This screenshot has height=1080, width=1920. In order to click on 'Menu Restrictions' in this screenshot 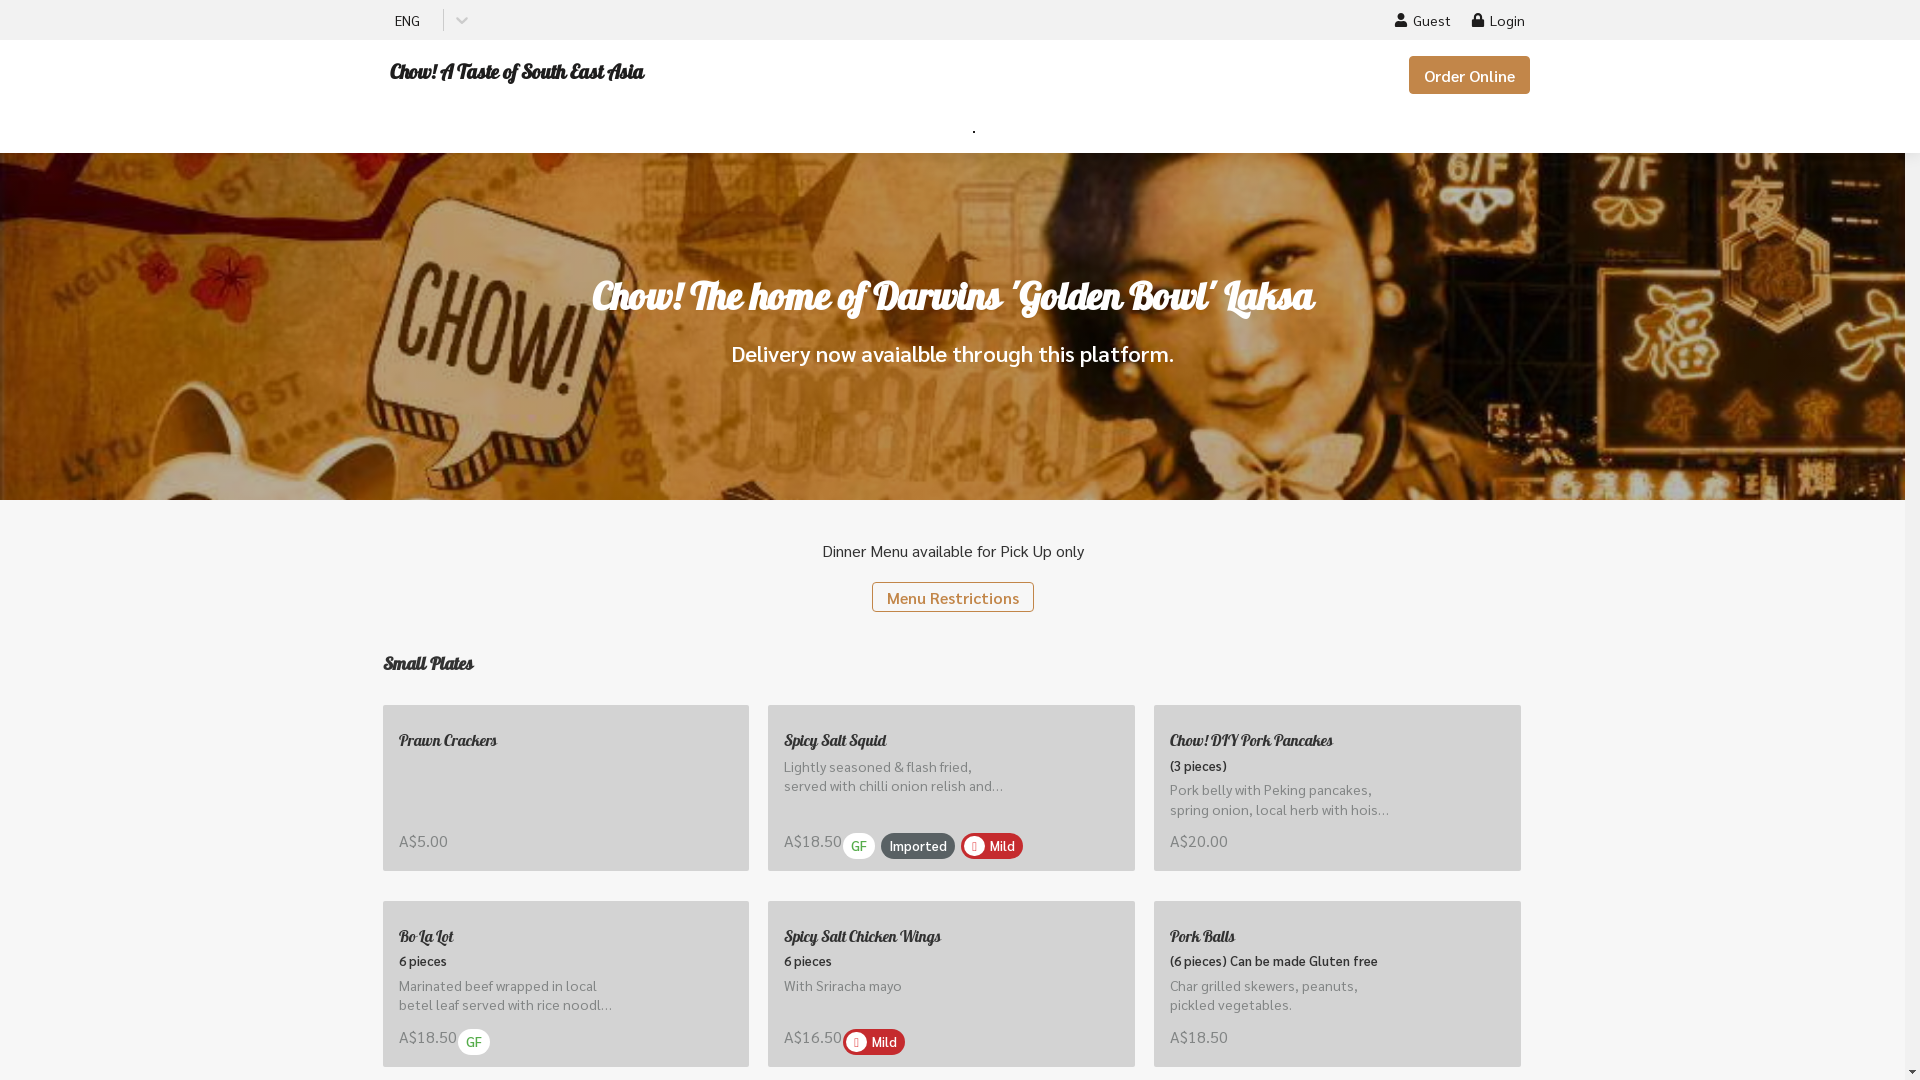, I will do `click(952, 596)`.